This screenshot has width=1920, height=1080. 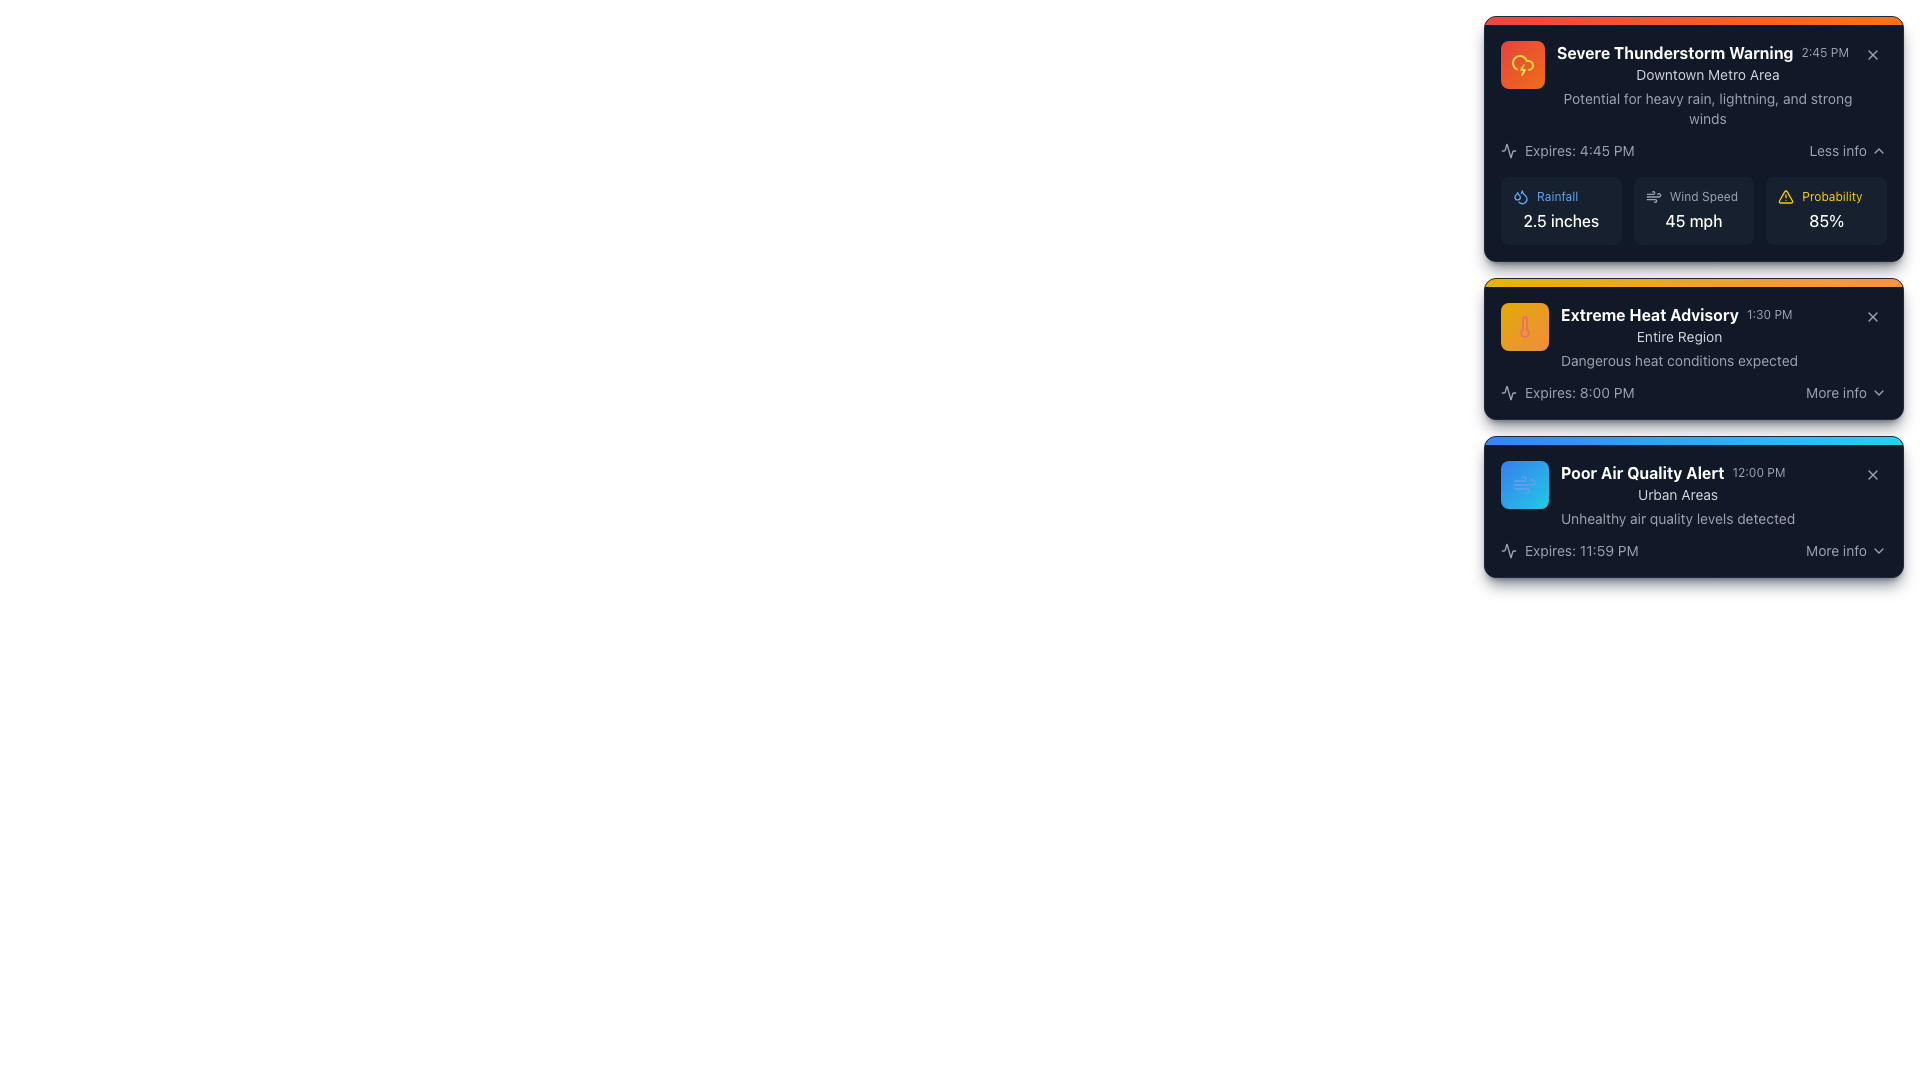 What do you see at coordinates (1693, 211) in the screenshot?
I see `the weather-related informational display block showing wind speed, which is located under the 'Severe Thunderstorm Warning' section and is the second block in a row of three elements` at bounding box center [1693, 211].